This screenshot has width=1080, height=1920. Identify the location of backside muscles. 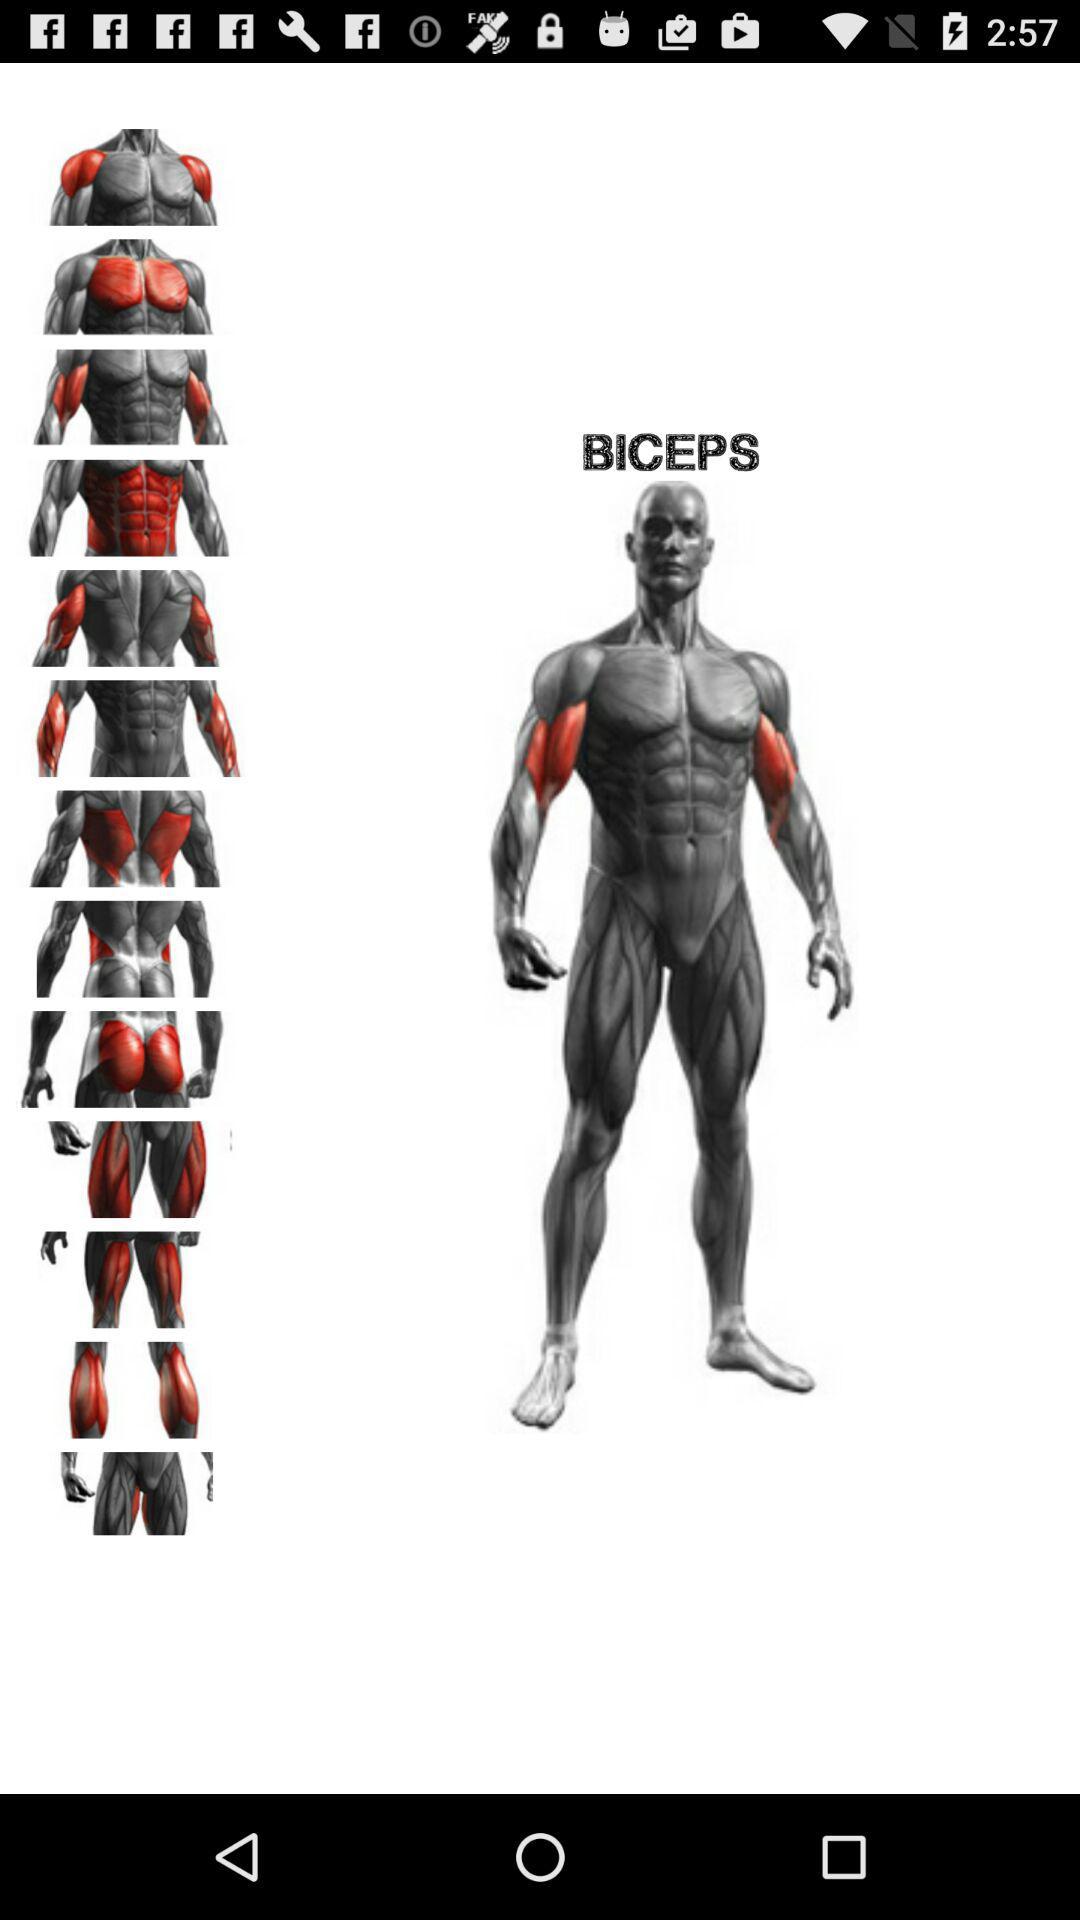
(131, 941).